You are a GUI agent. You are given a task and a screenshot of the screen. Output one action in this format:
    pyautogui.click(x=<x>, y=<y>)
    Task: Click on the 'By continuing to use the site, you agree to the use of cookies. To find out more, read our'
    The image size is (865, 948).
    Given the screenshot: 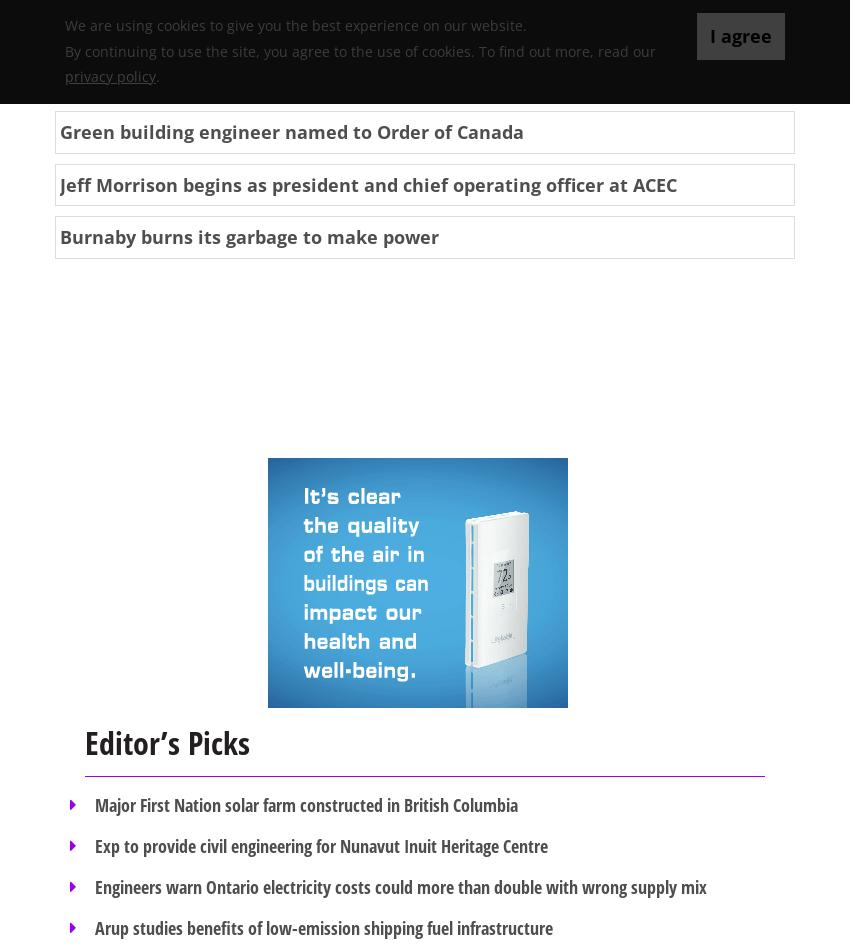 What is the action you would take?
    pyautogui.click(x=360, y=50)
    